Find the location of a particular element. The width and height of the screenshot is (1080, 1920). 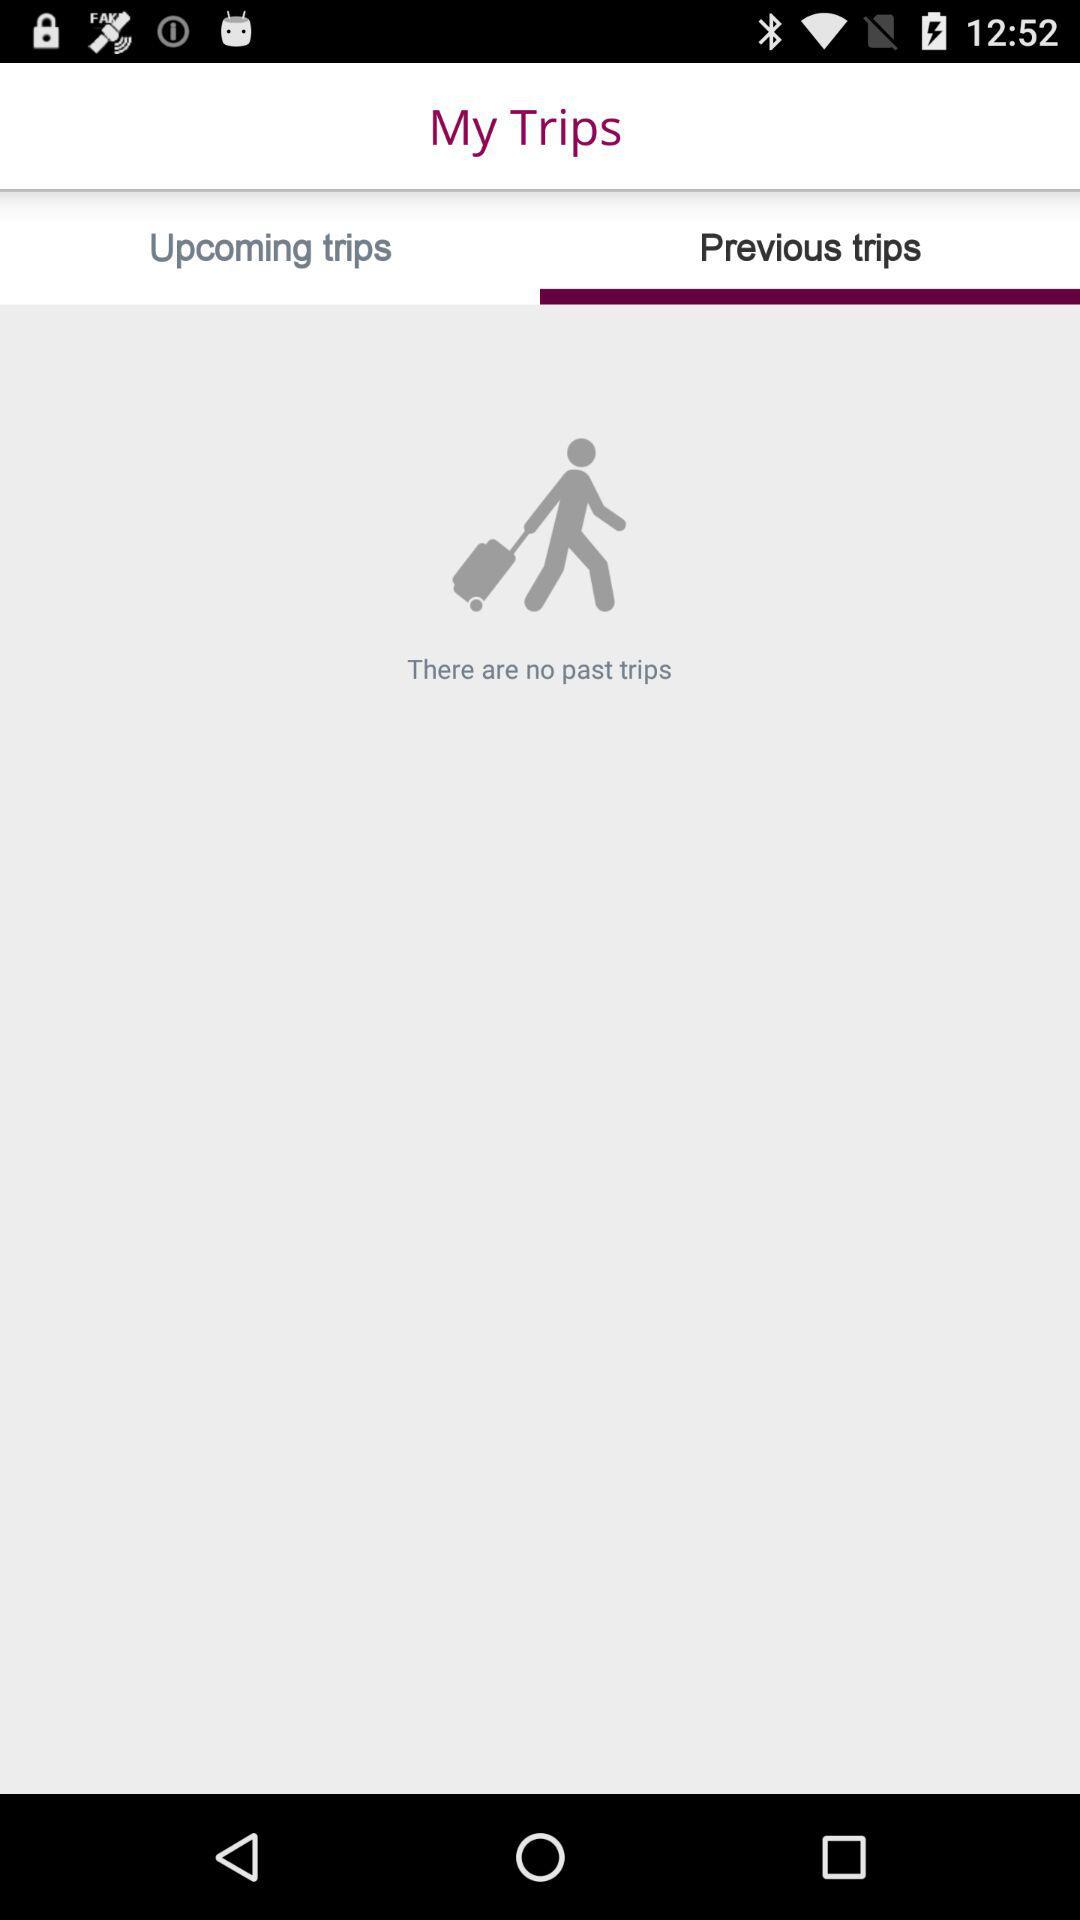

the item at the top left corner is located at coordinates (270, 247).